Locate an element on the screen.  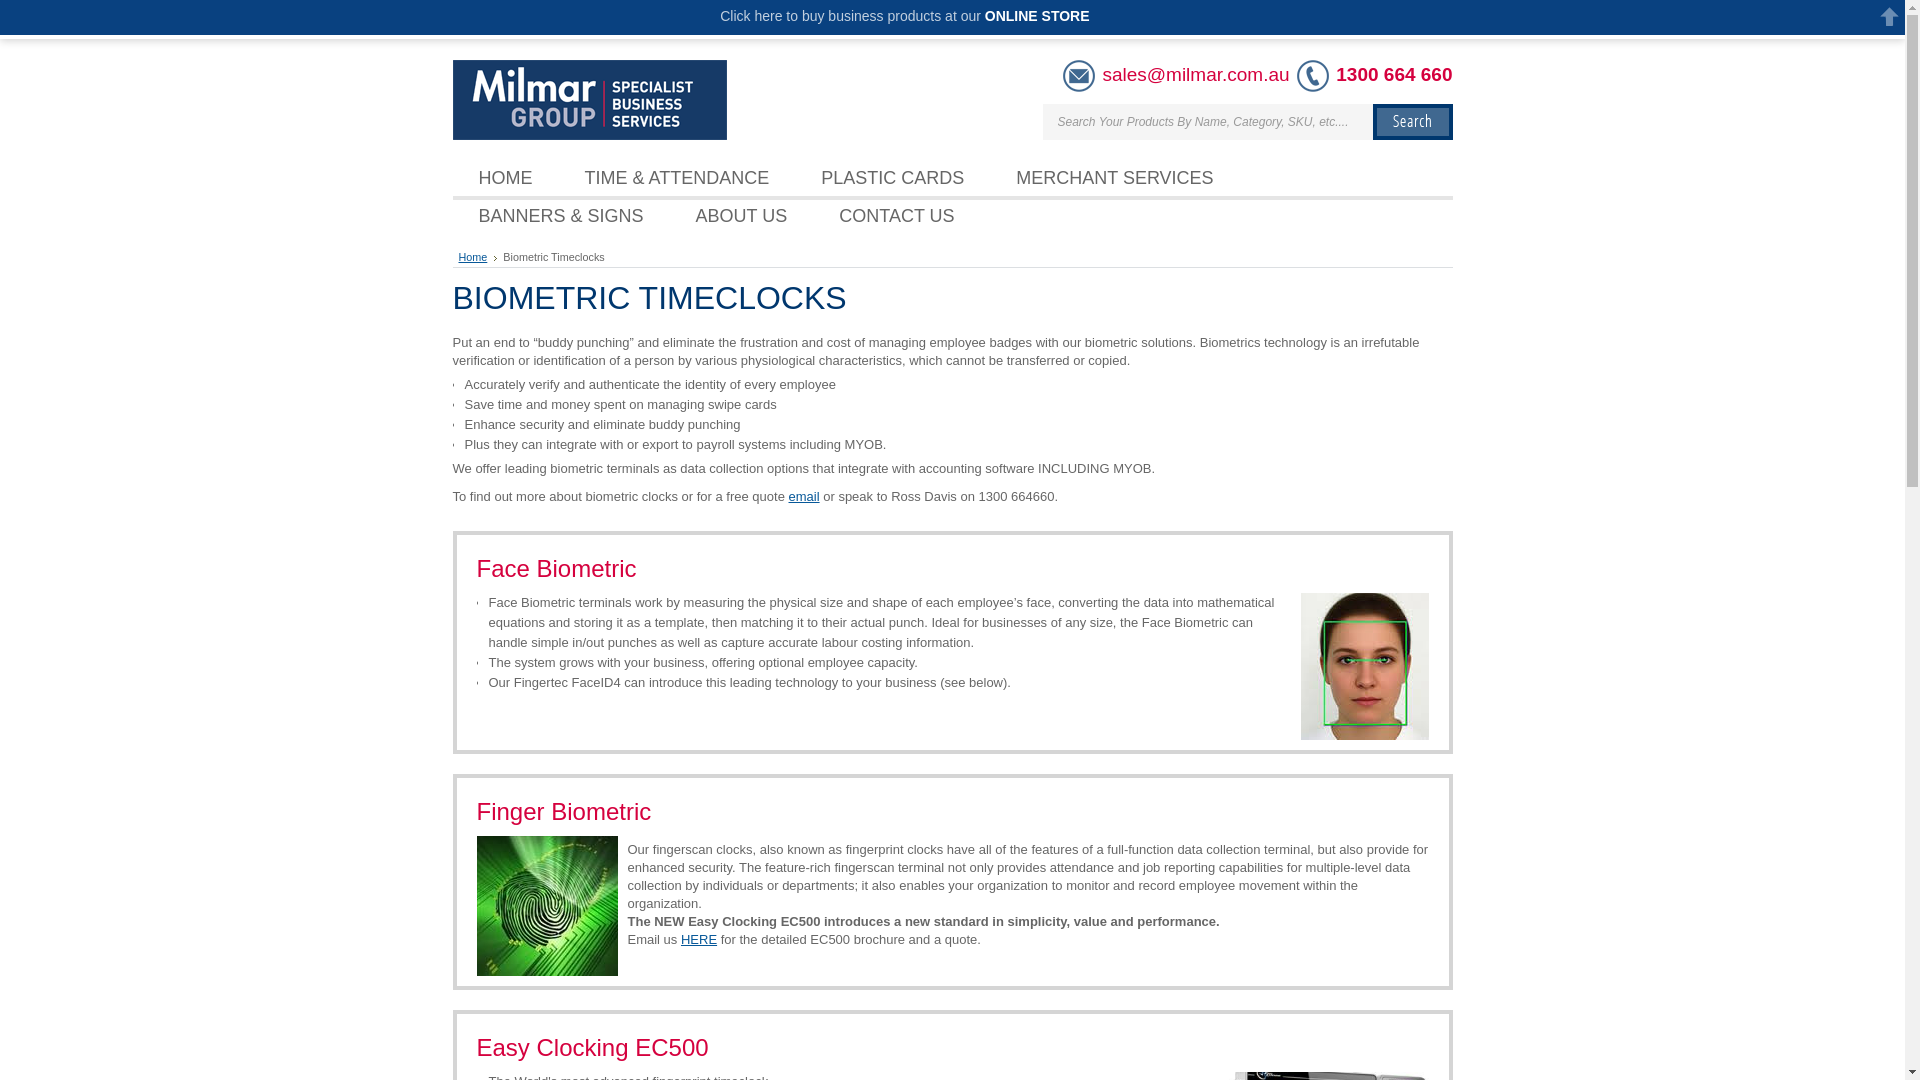
'email' is located at coordinates (787, 495).